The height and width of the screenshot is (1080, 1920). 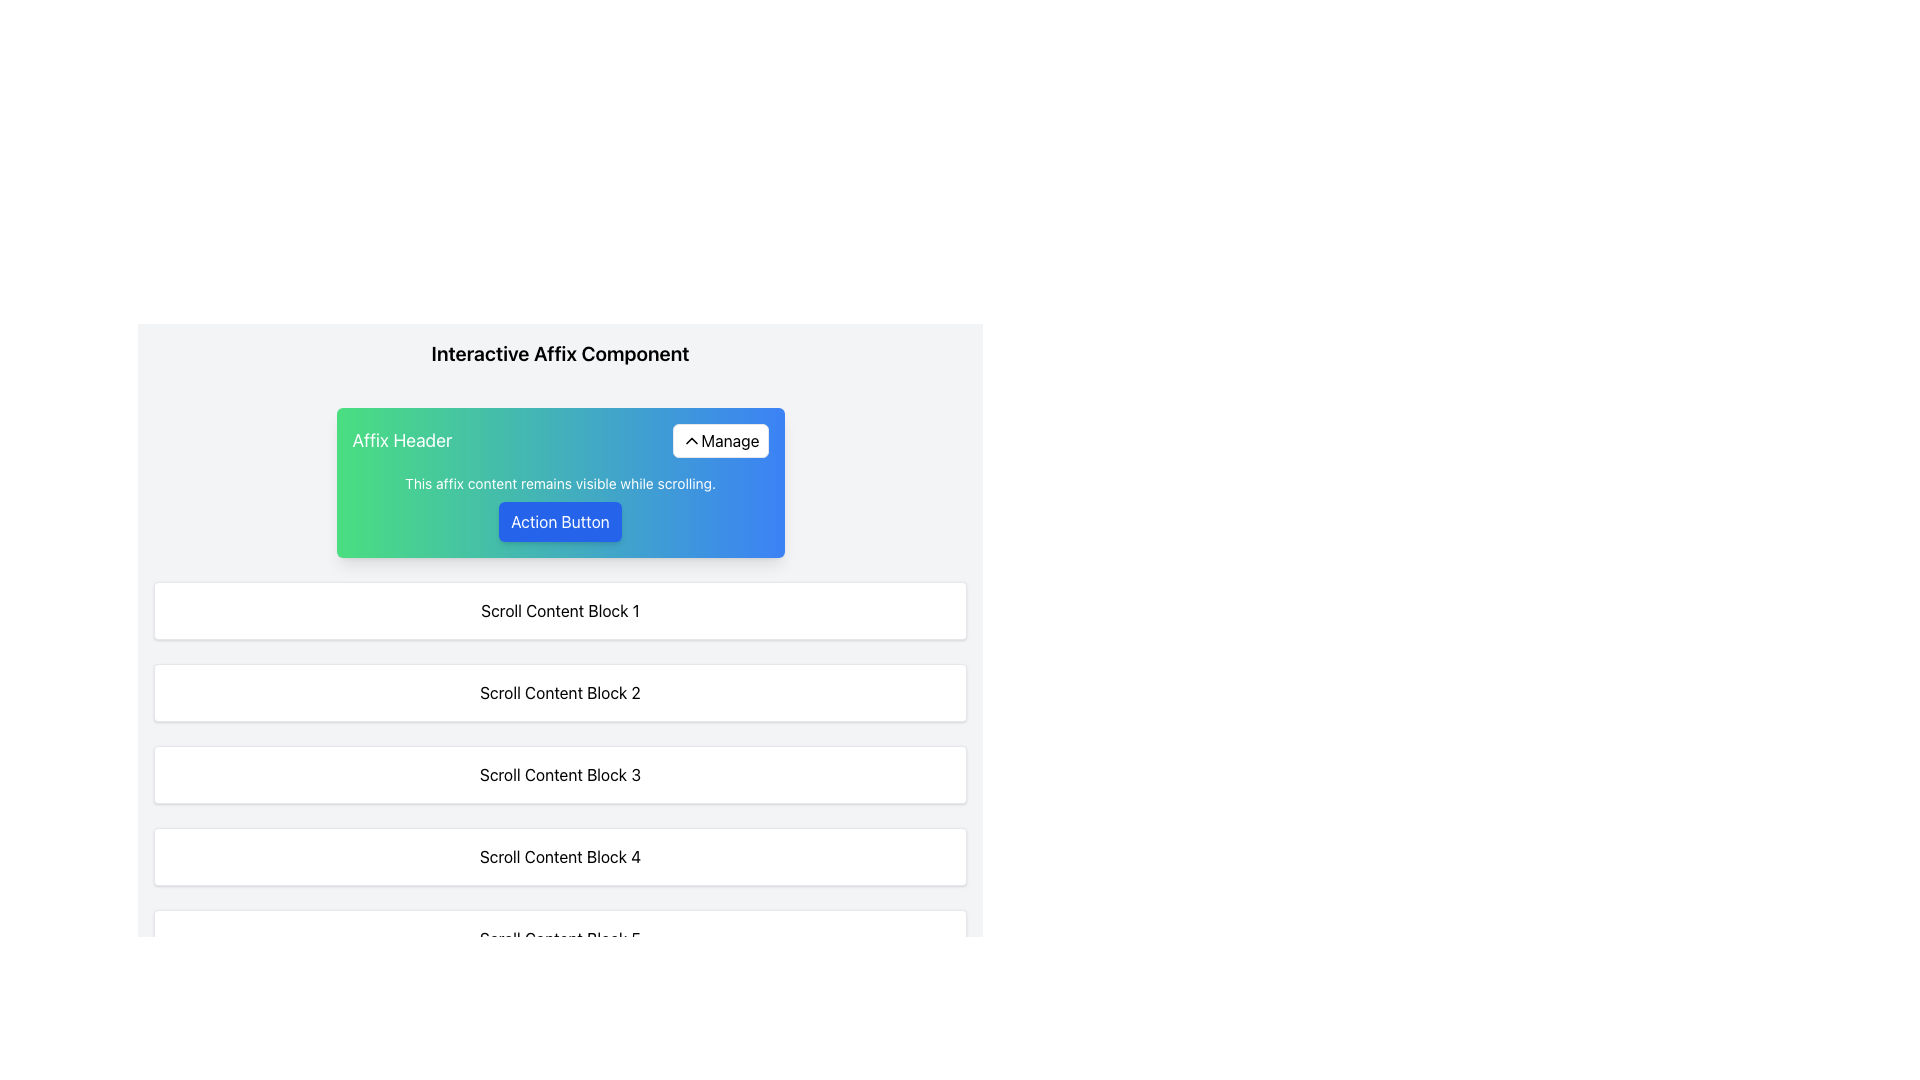 I want to click on text from the Content Block labeled 'Scroll Content Block 4', which is a rectangular block with a white background and rounded corners located at the fourth position in the vertical list of blocks, so click(x=560, y=855).